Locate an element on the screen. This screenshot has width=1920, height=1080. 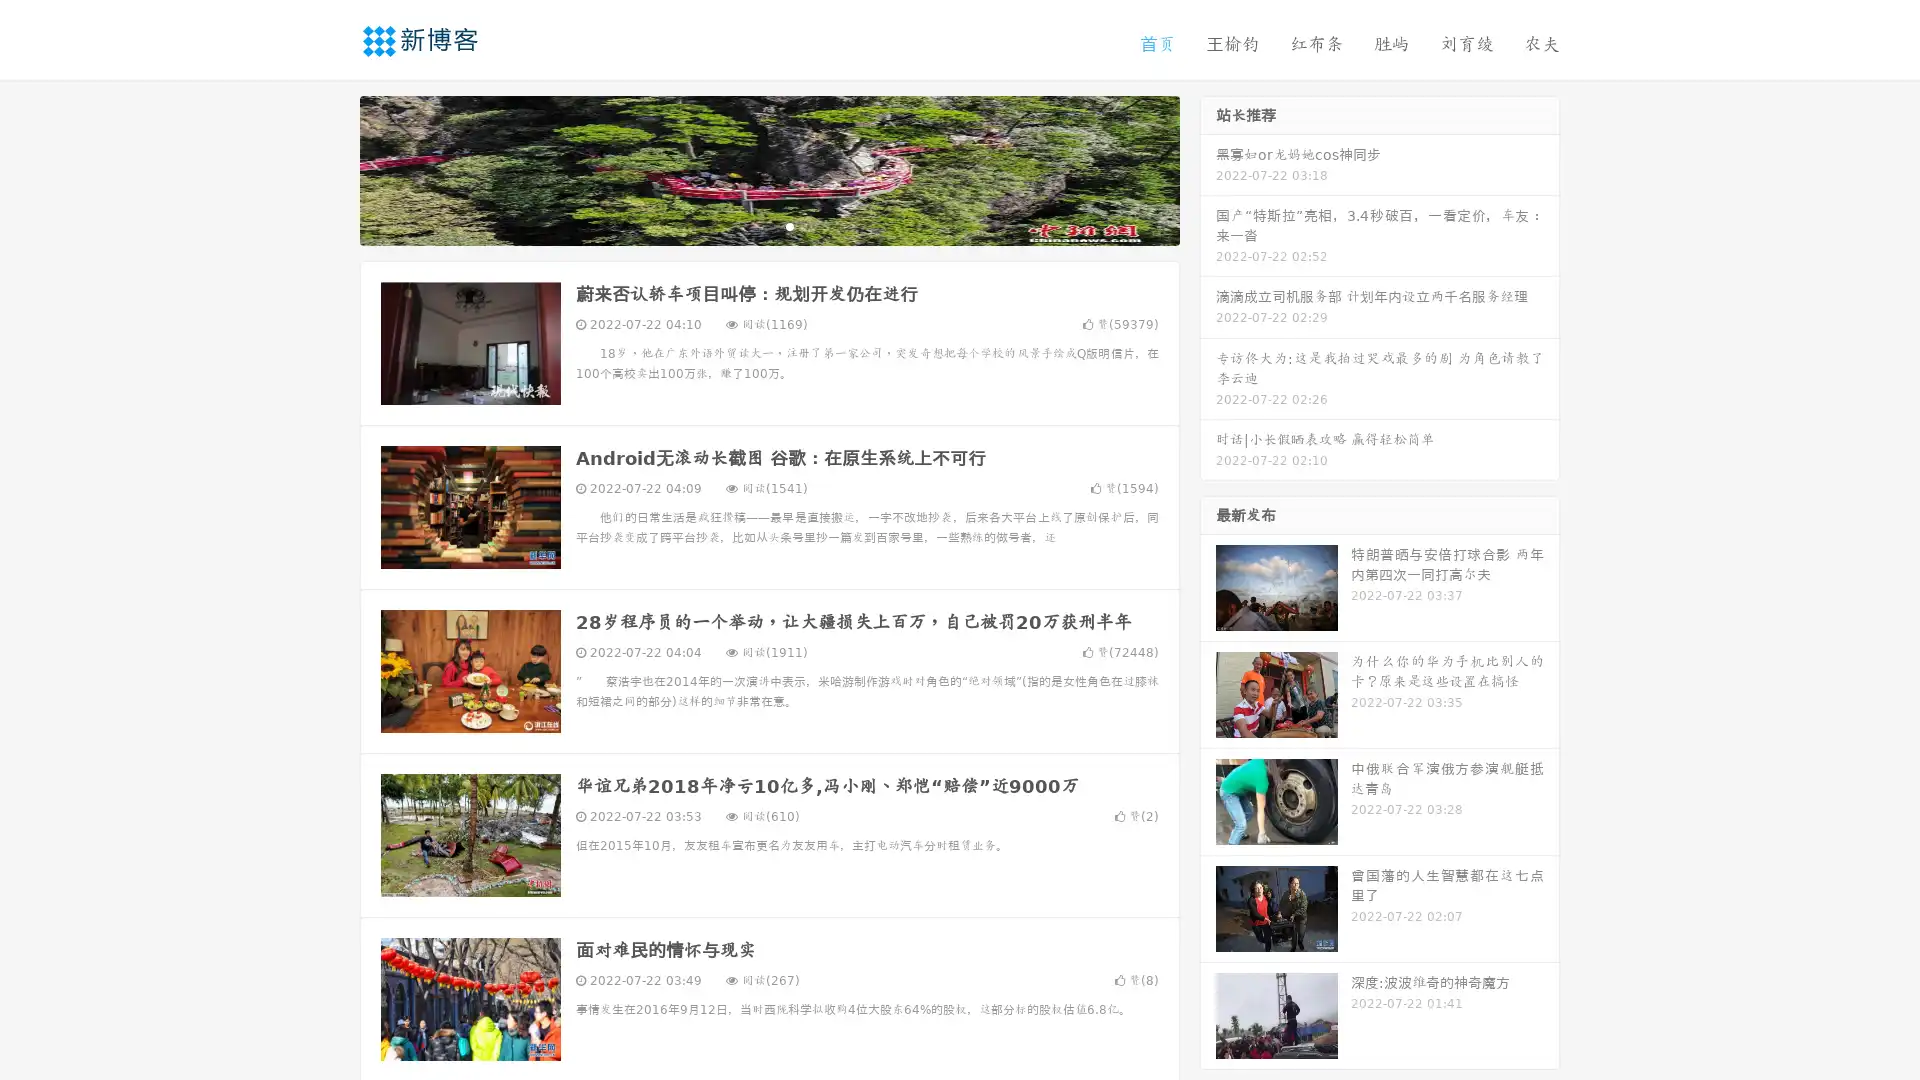
Go to slide 1 is located at coordinates (748, 225).